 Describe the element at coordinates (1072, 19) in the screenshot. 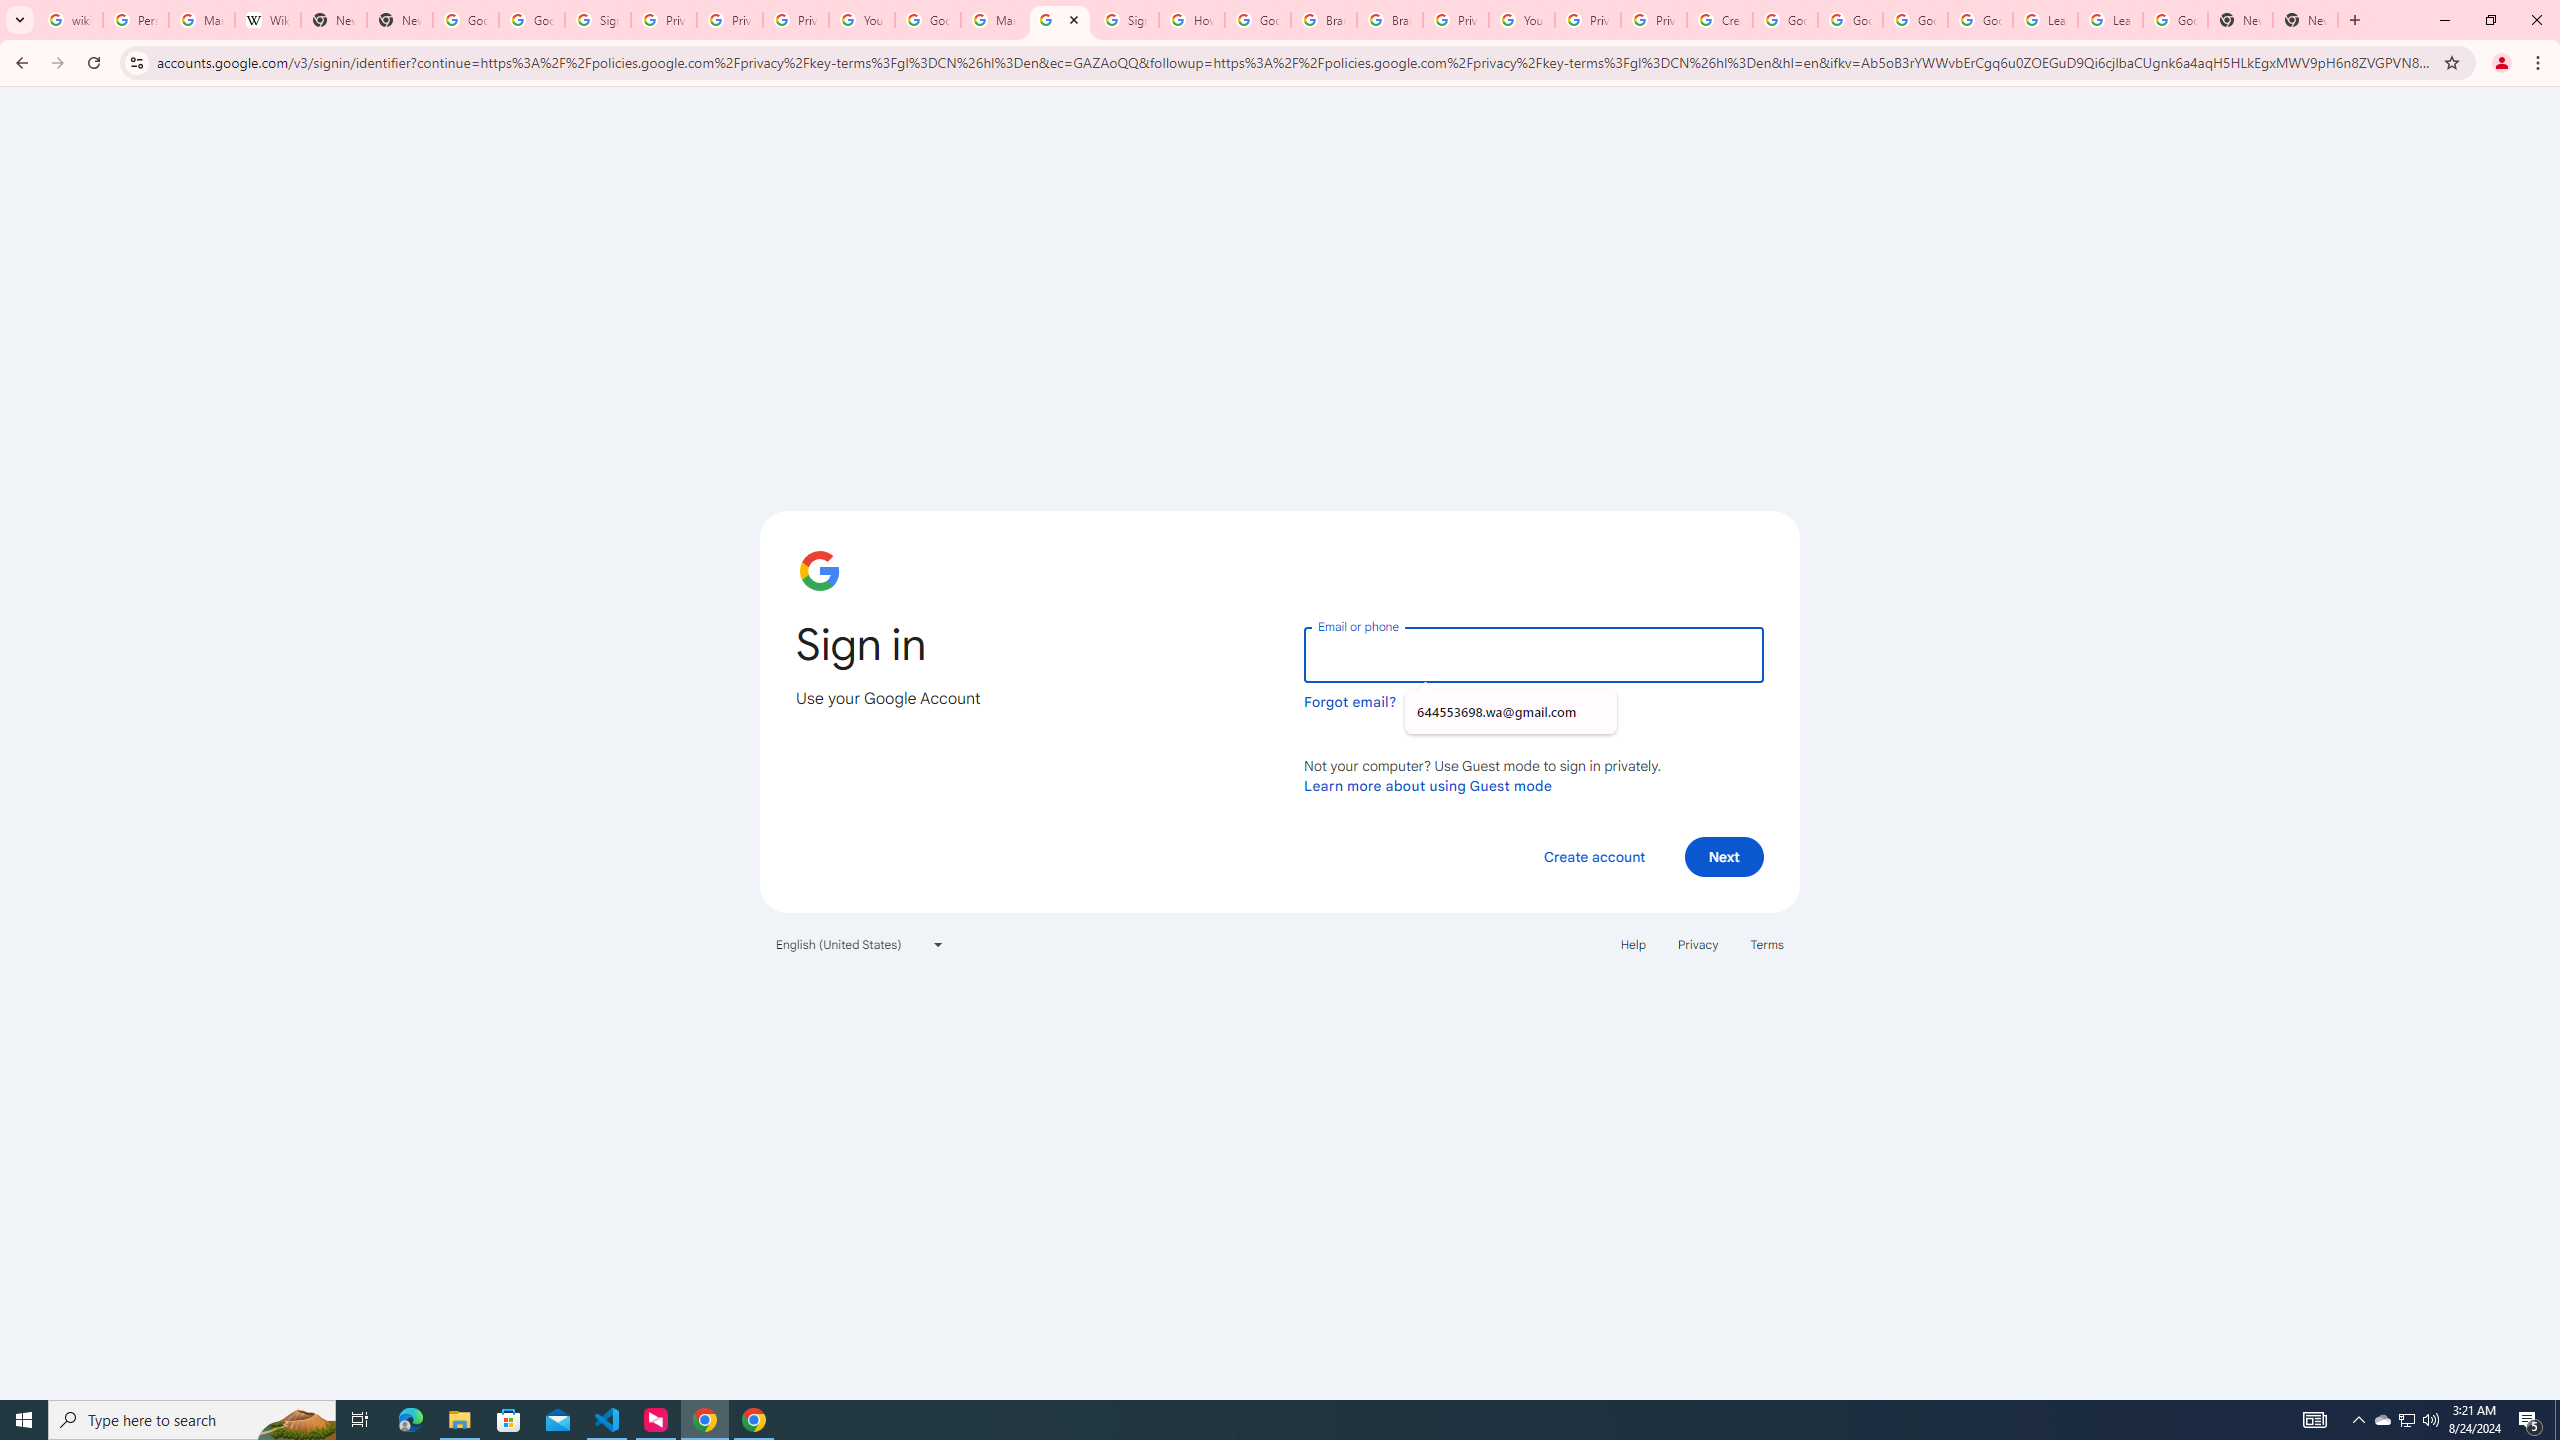

I see `'Close'` at that location.